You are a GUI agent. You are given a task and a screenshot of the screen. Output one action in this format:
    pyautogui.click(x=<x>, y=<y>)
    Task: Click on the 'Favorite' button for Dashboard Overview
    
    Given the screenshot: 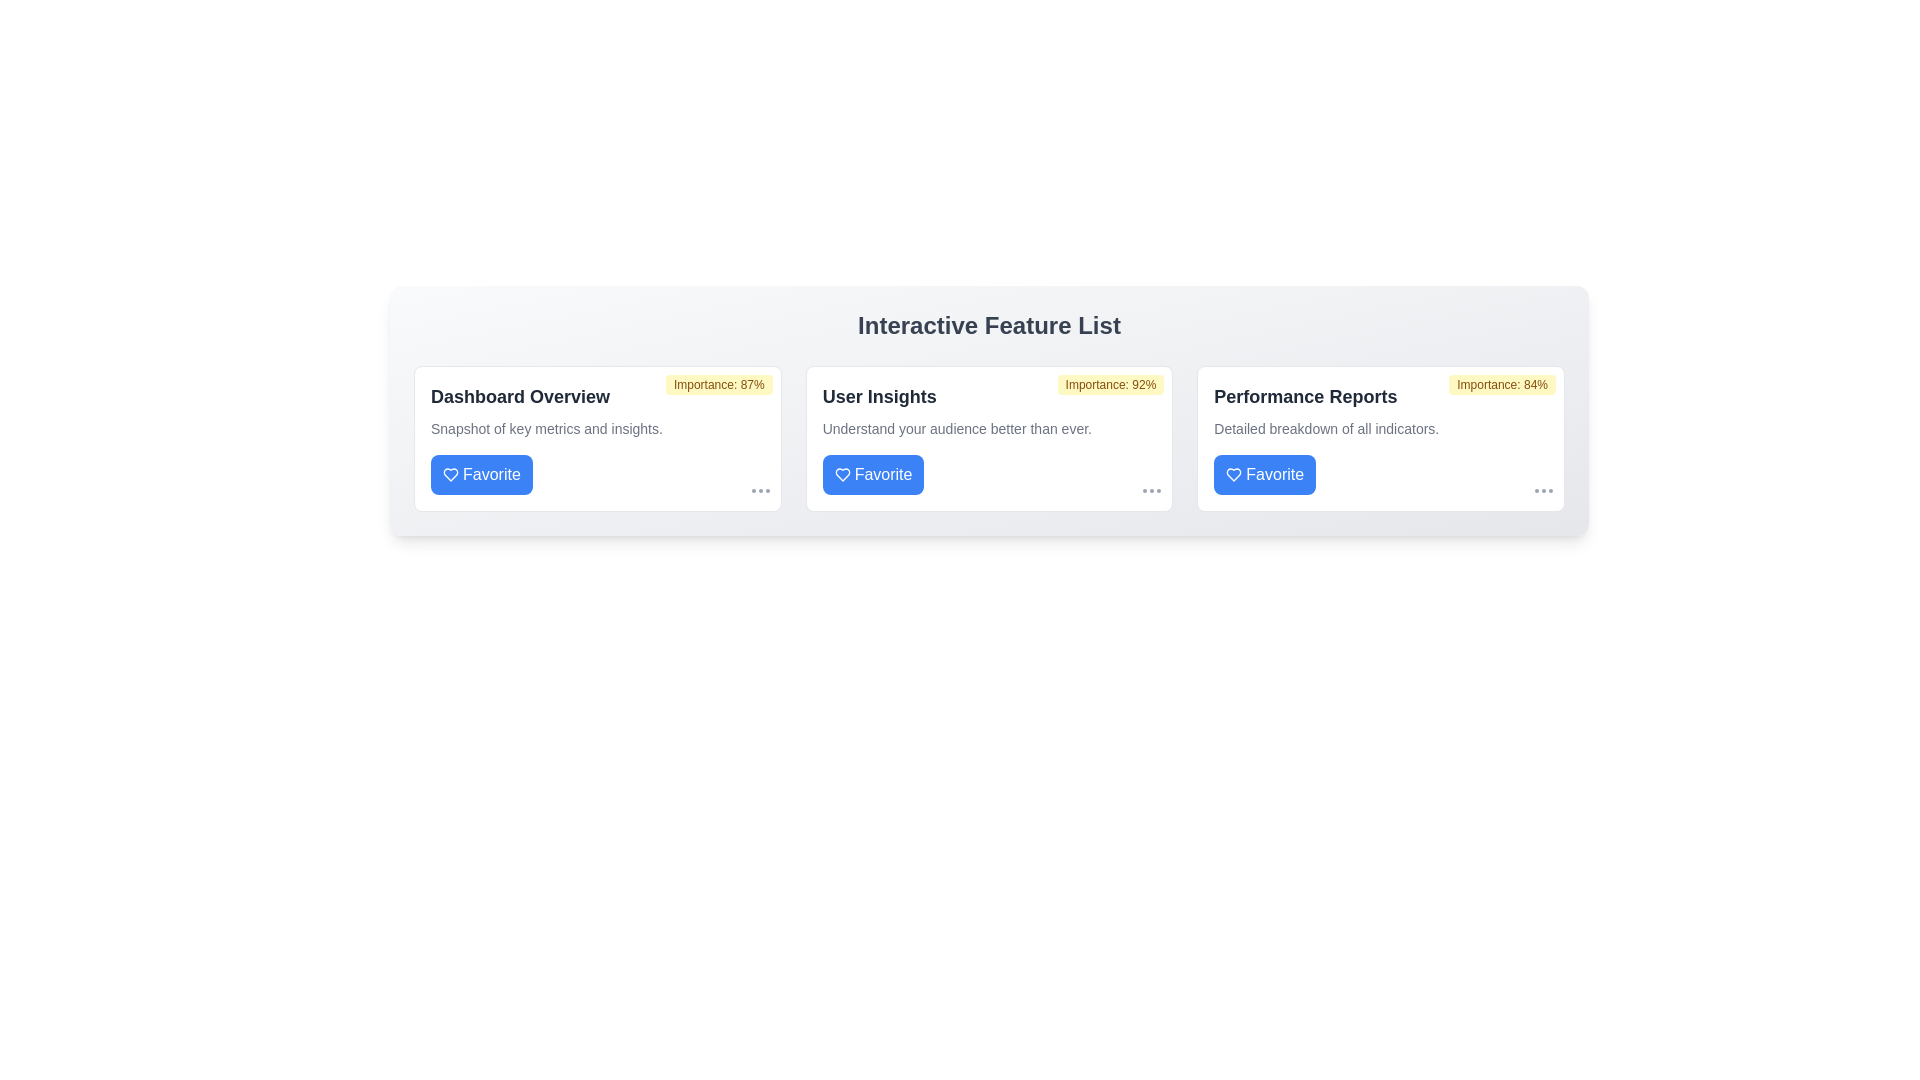 What is the action you would take?
    pyautogui.click(x=481, y=474)
    